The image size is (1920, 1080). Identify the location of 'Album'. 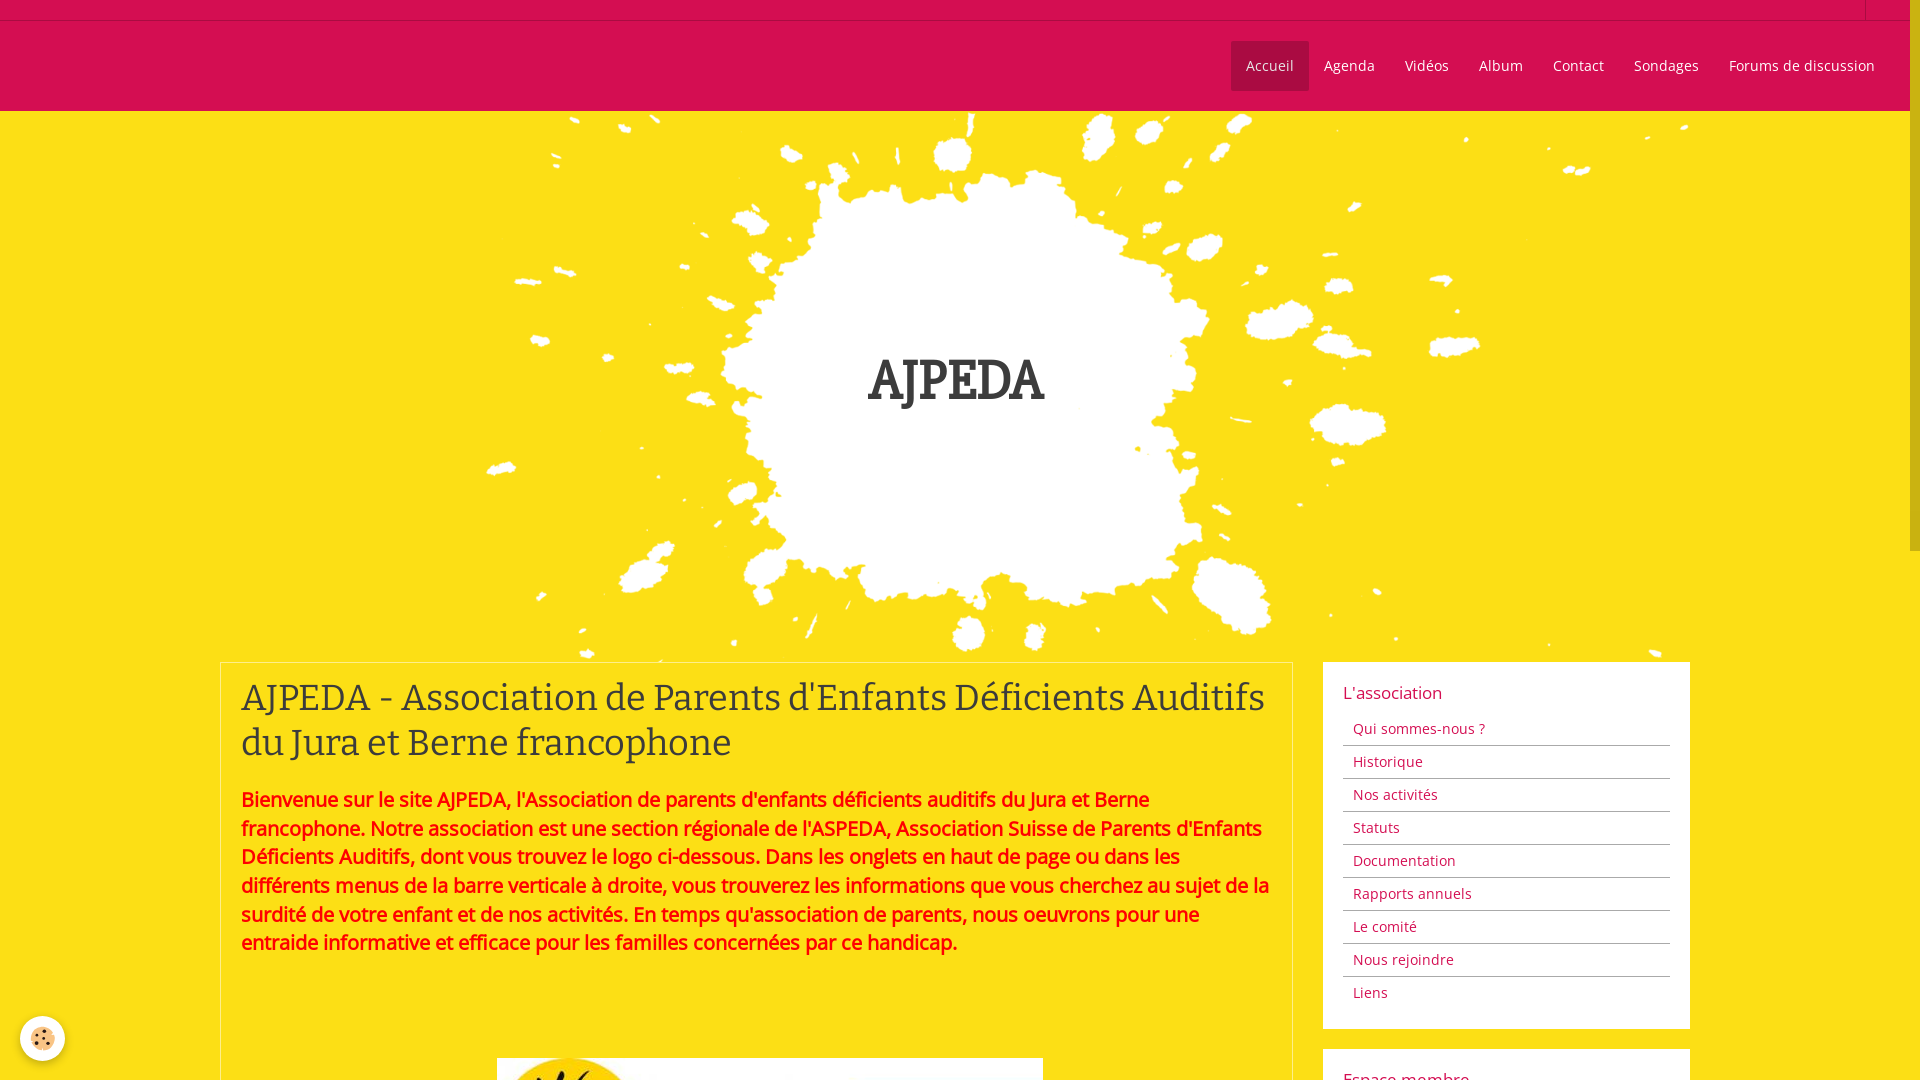
(1501, 64).